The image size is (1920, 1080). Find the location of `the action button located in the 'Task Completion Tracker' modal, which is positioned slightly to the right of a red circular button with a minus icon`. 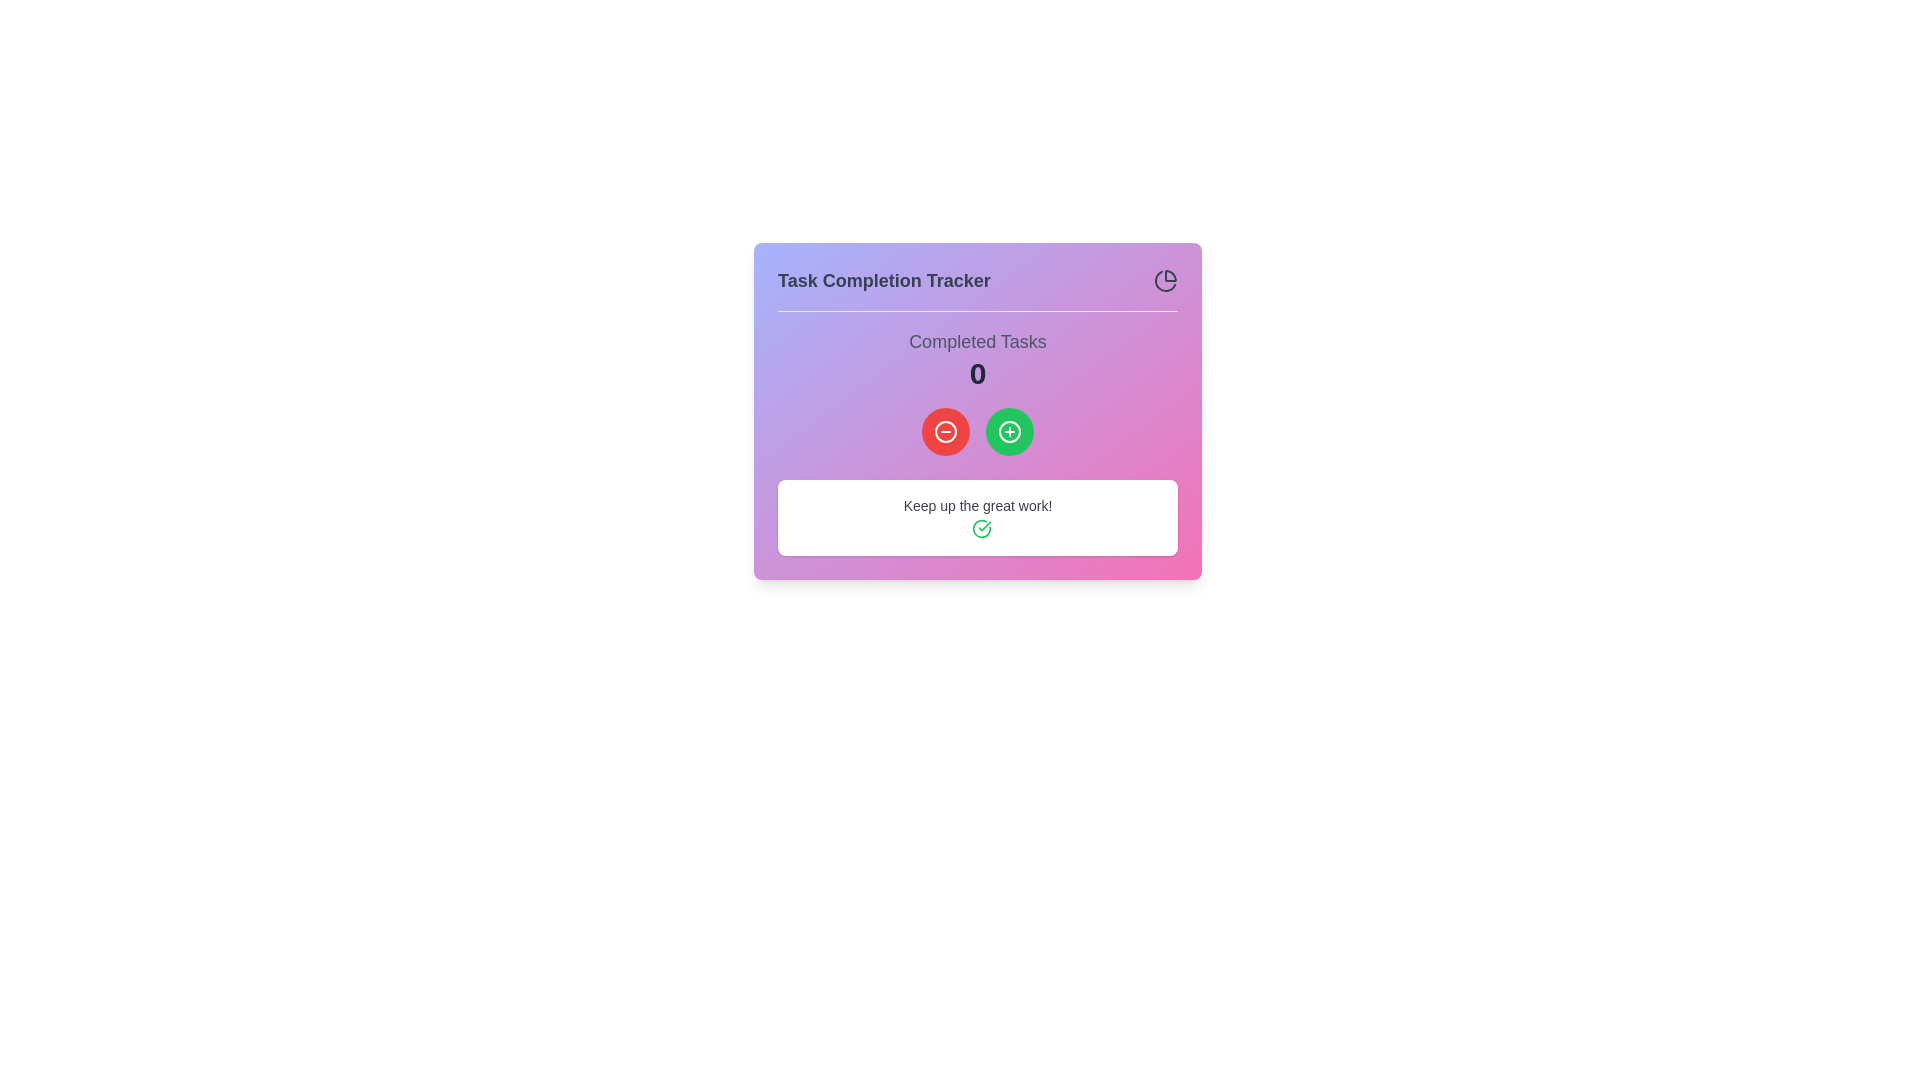

the action button located in the 'Task Completion Tracker' modal, which is positioned slightly to the right of a red circular button with a minus icon is located at coordinates (1009, 431).